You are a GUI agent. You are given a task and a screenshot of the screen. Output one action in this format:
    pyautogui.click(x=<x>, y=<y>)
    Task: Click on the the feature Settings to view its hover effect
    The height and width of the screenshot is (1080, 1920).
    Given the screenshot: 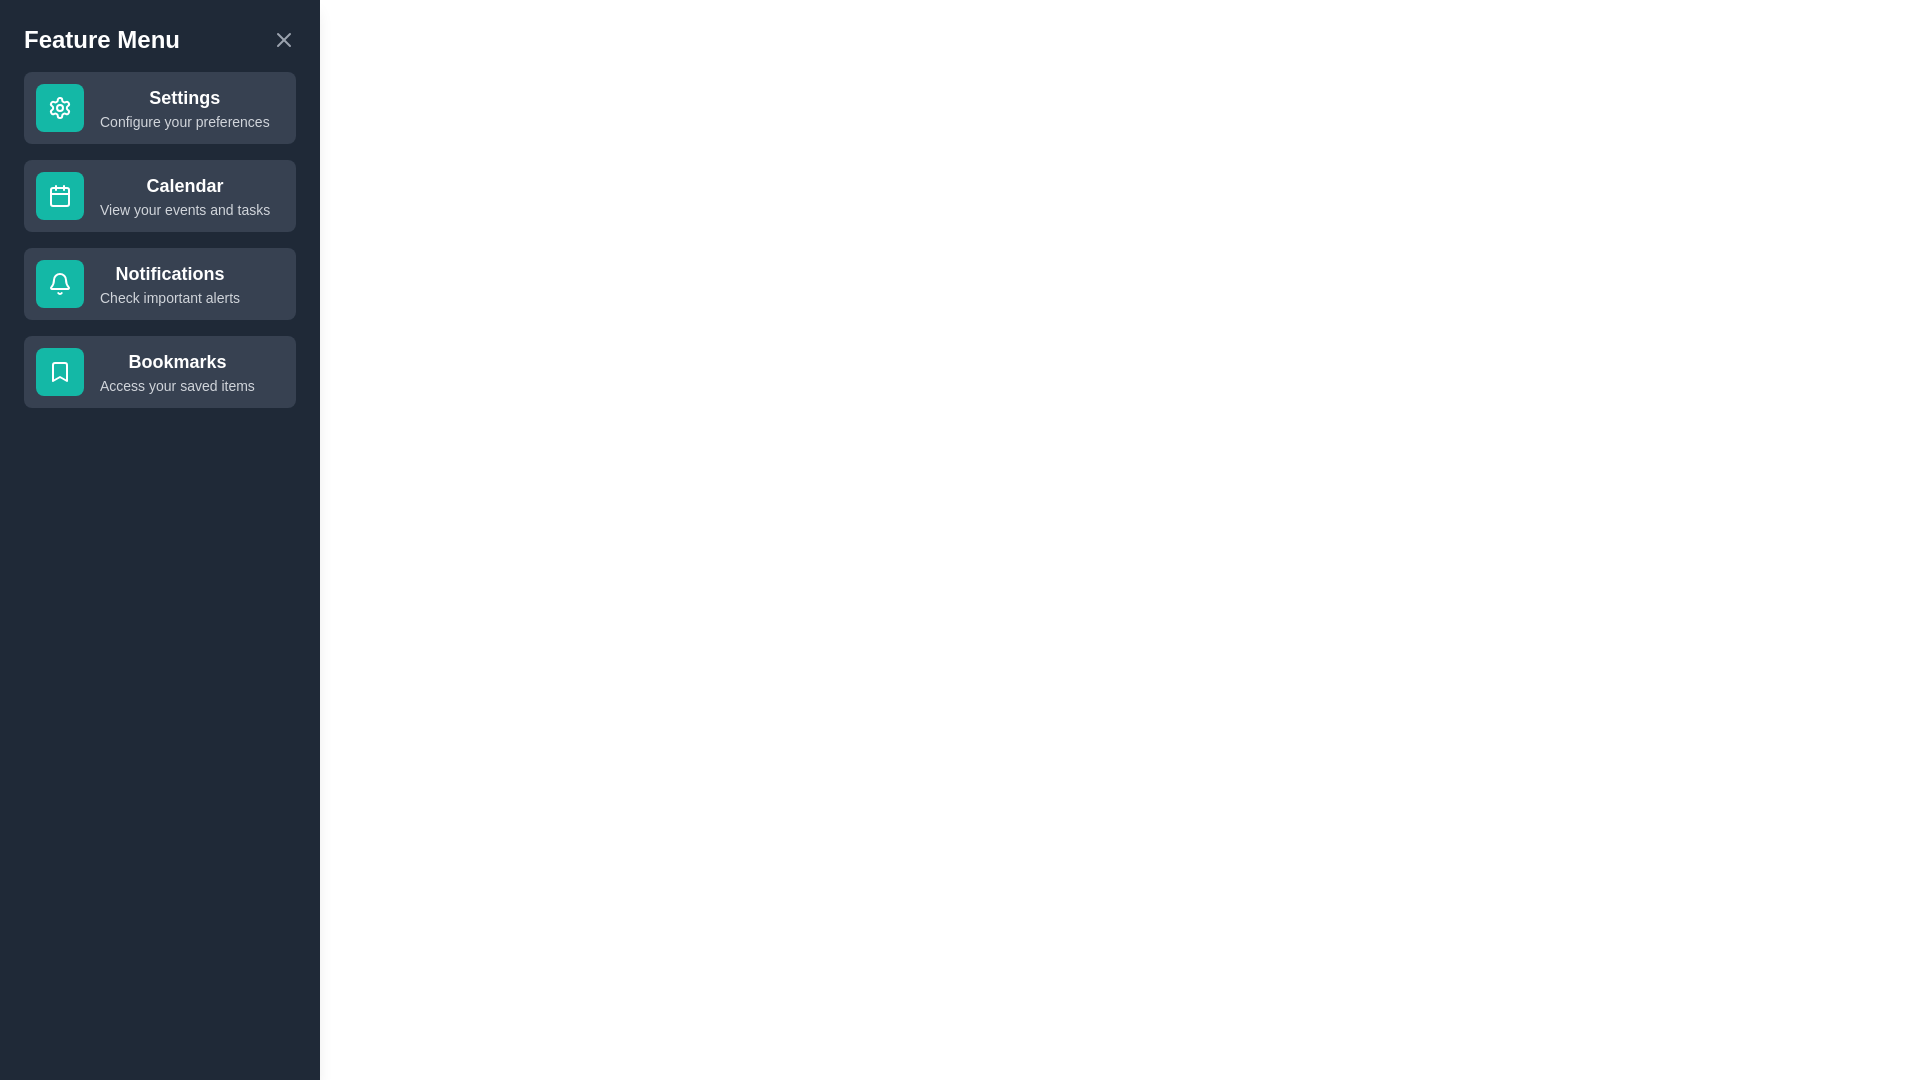 What is the action you would take?
    pyautogui.click(x=158, y=108)
    